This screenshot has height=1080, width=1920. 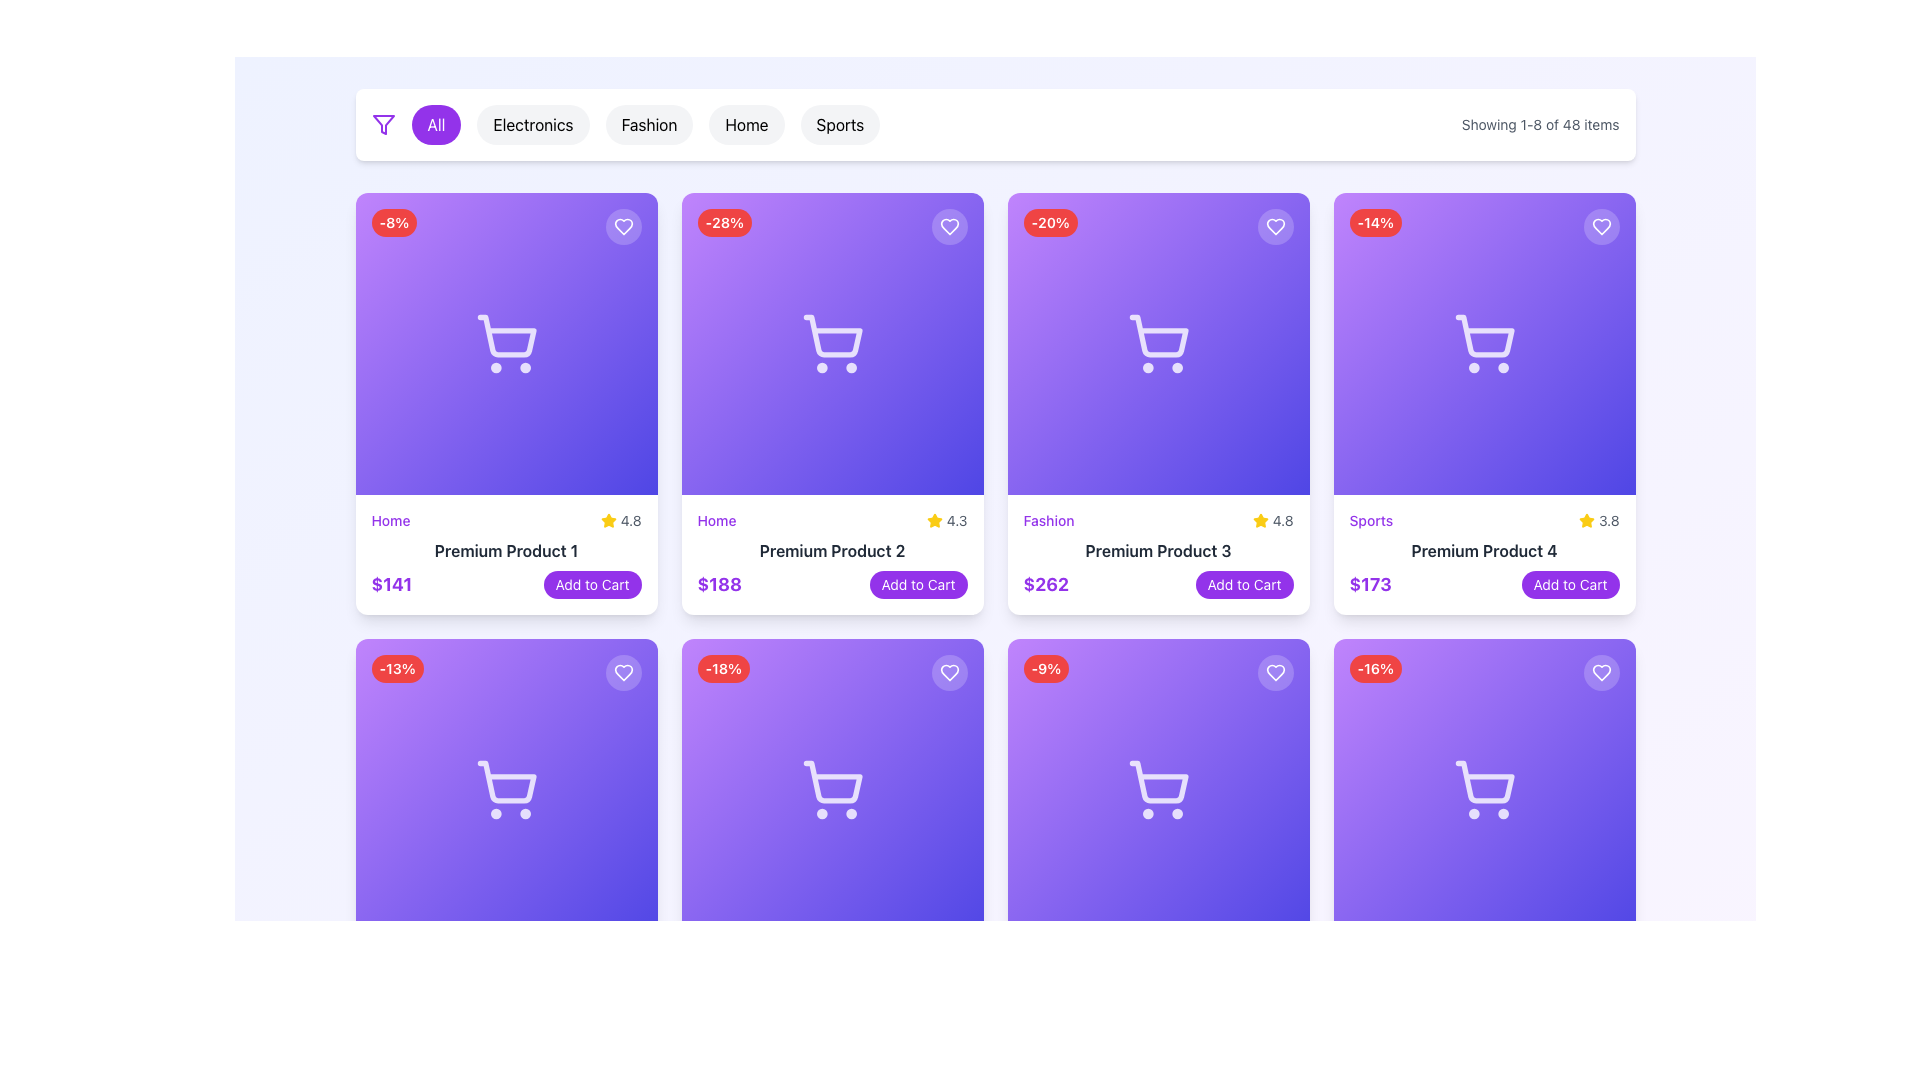 What do you see at coordinates (1601, 226) in the screenshot?
I see `the favorite button located in the upper-right corner of the card for 'Premium Product 4' to mark the product as favorite` at bounding box center [1601, 226].